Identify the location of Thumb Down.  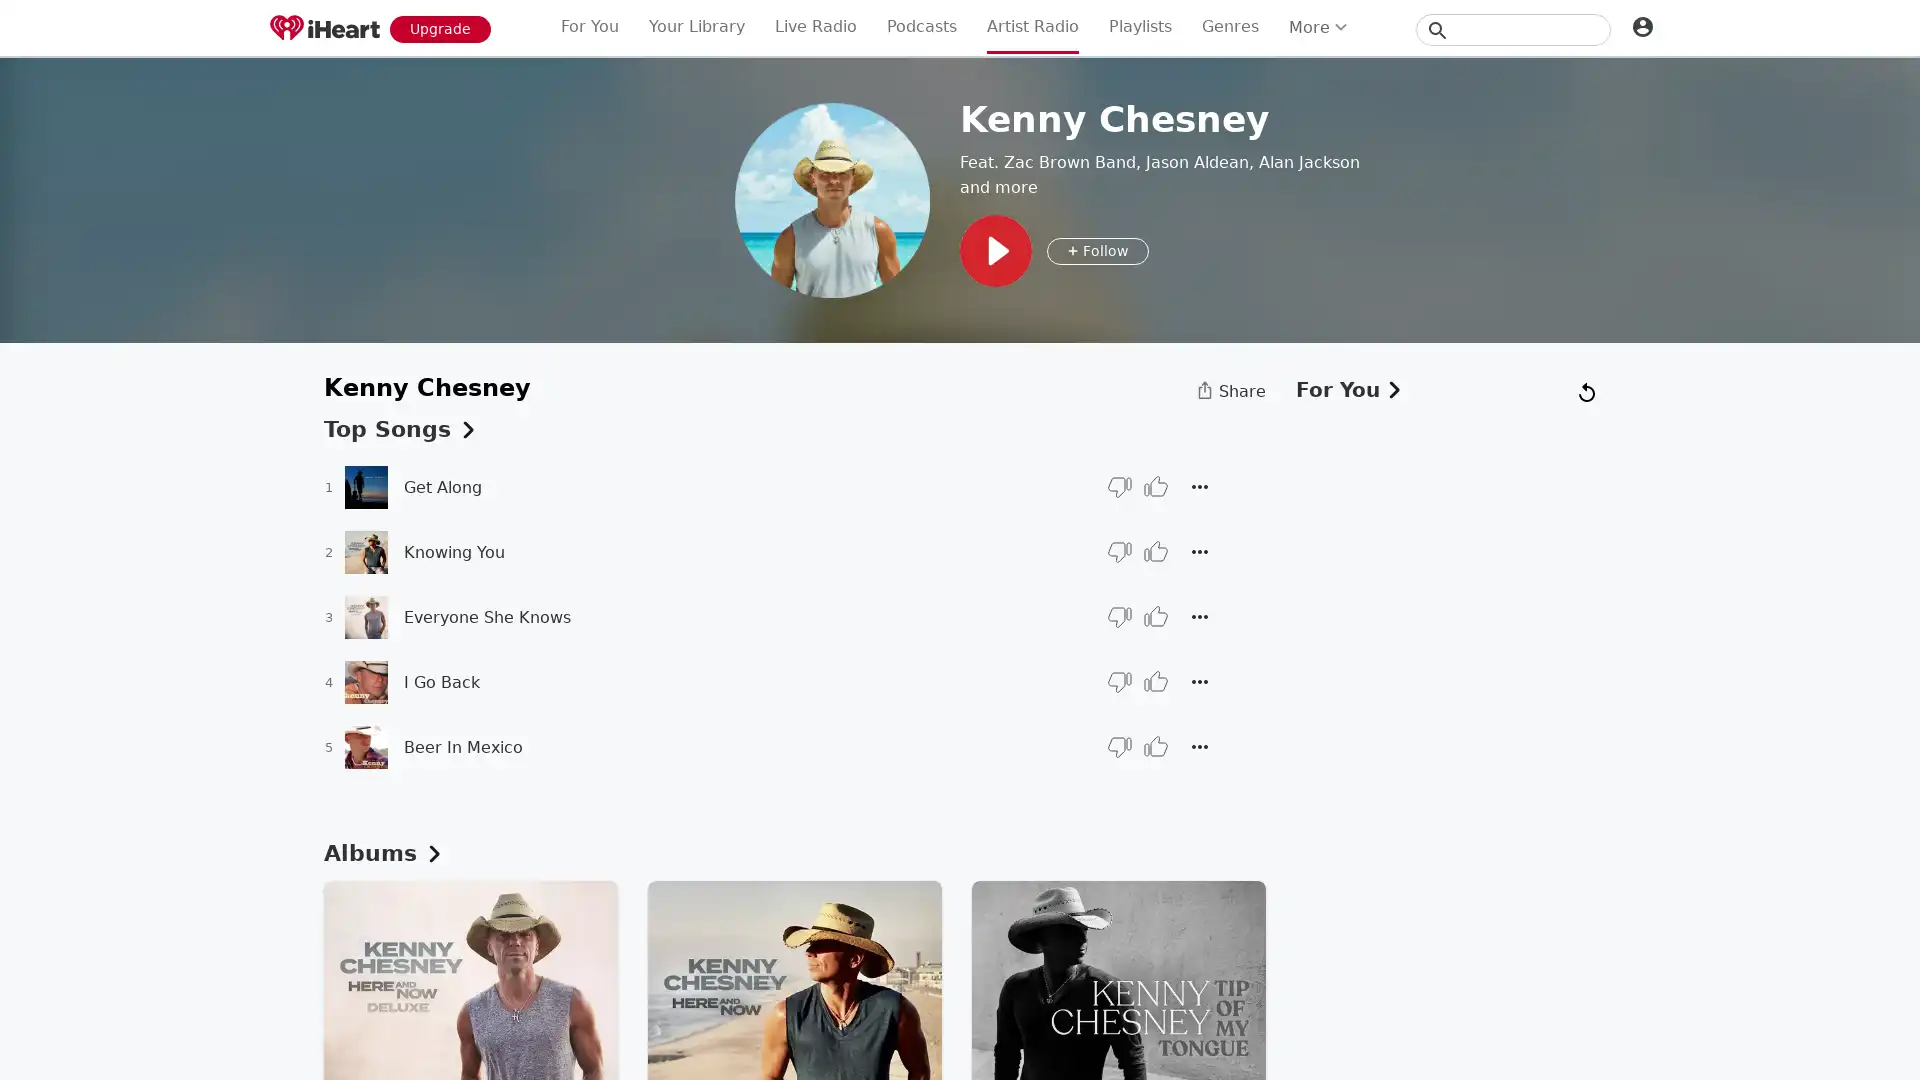
(1118, 616).